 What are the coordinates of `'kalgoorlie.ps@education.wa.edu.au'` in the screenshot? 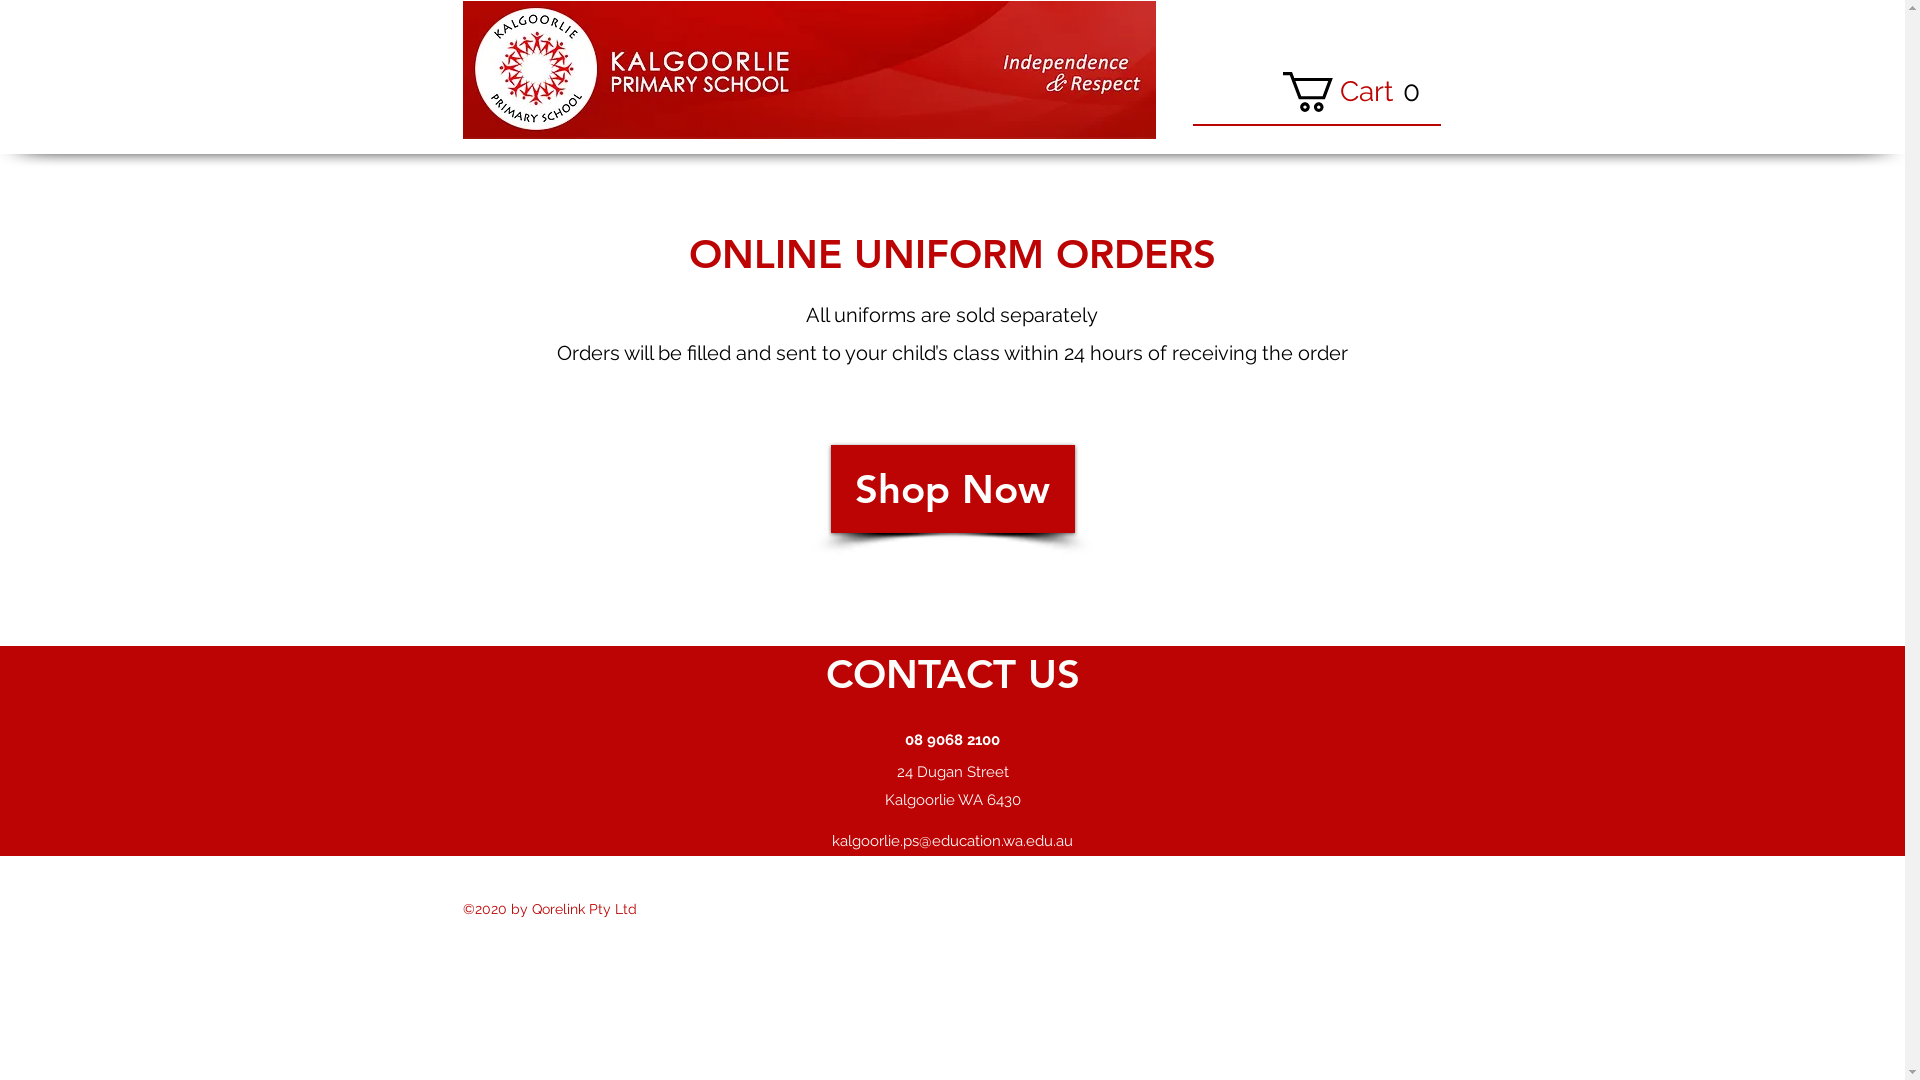 It's located at (951, 840).